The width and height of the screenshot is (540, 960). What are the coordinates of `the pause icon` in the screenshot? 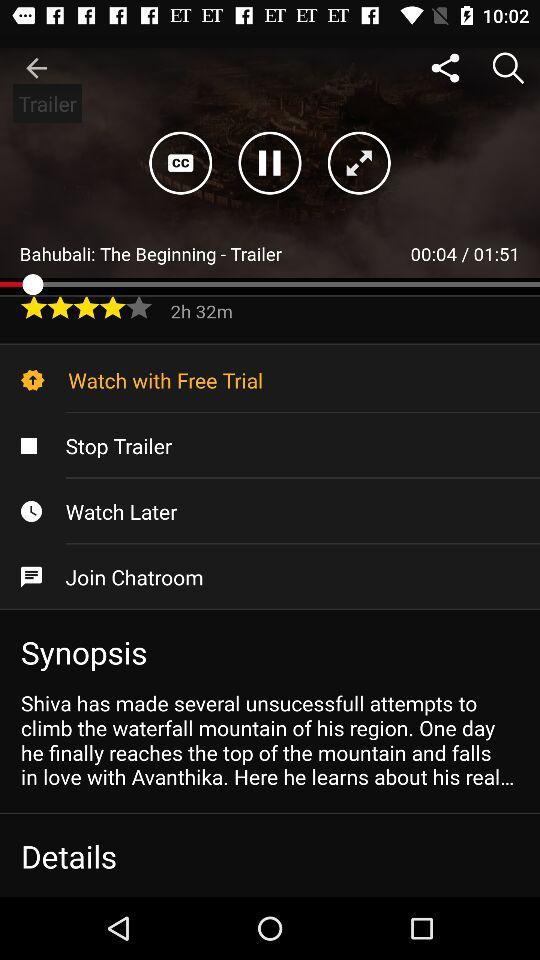 It's located at (270, 162).